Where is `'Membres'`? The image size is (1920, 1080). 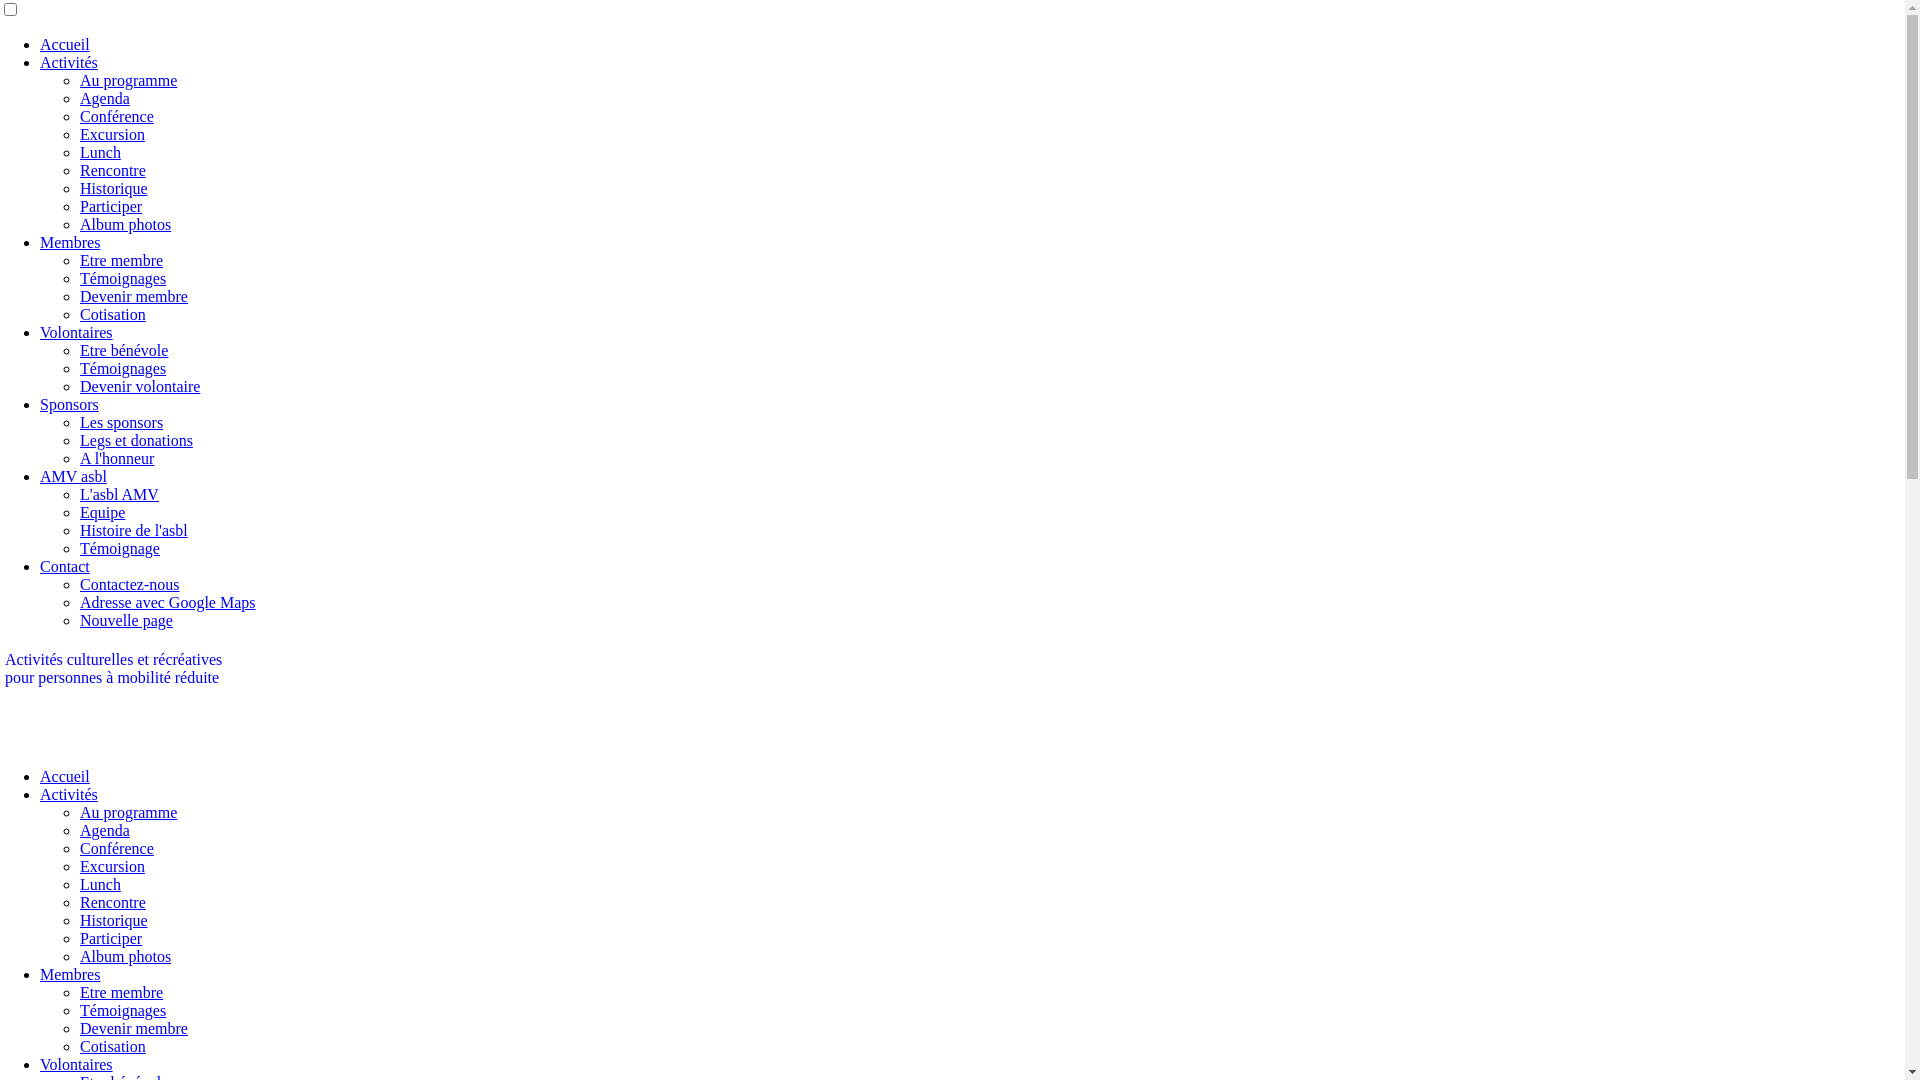
'Membres' is located at coordinates (70, 973).